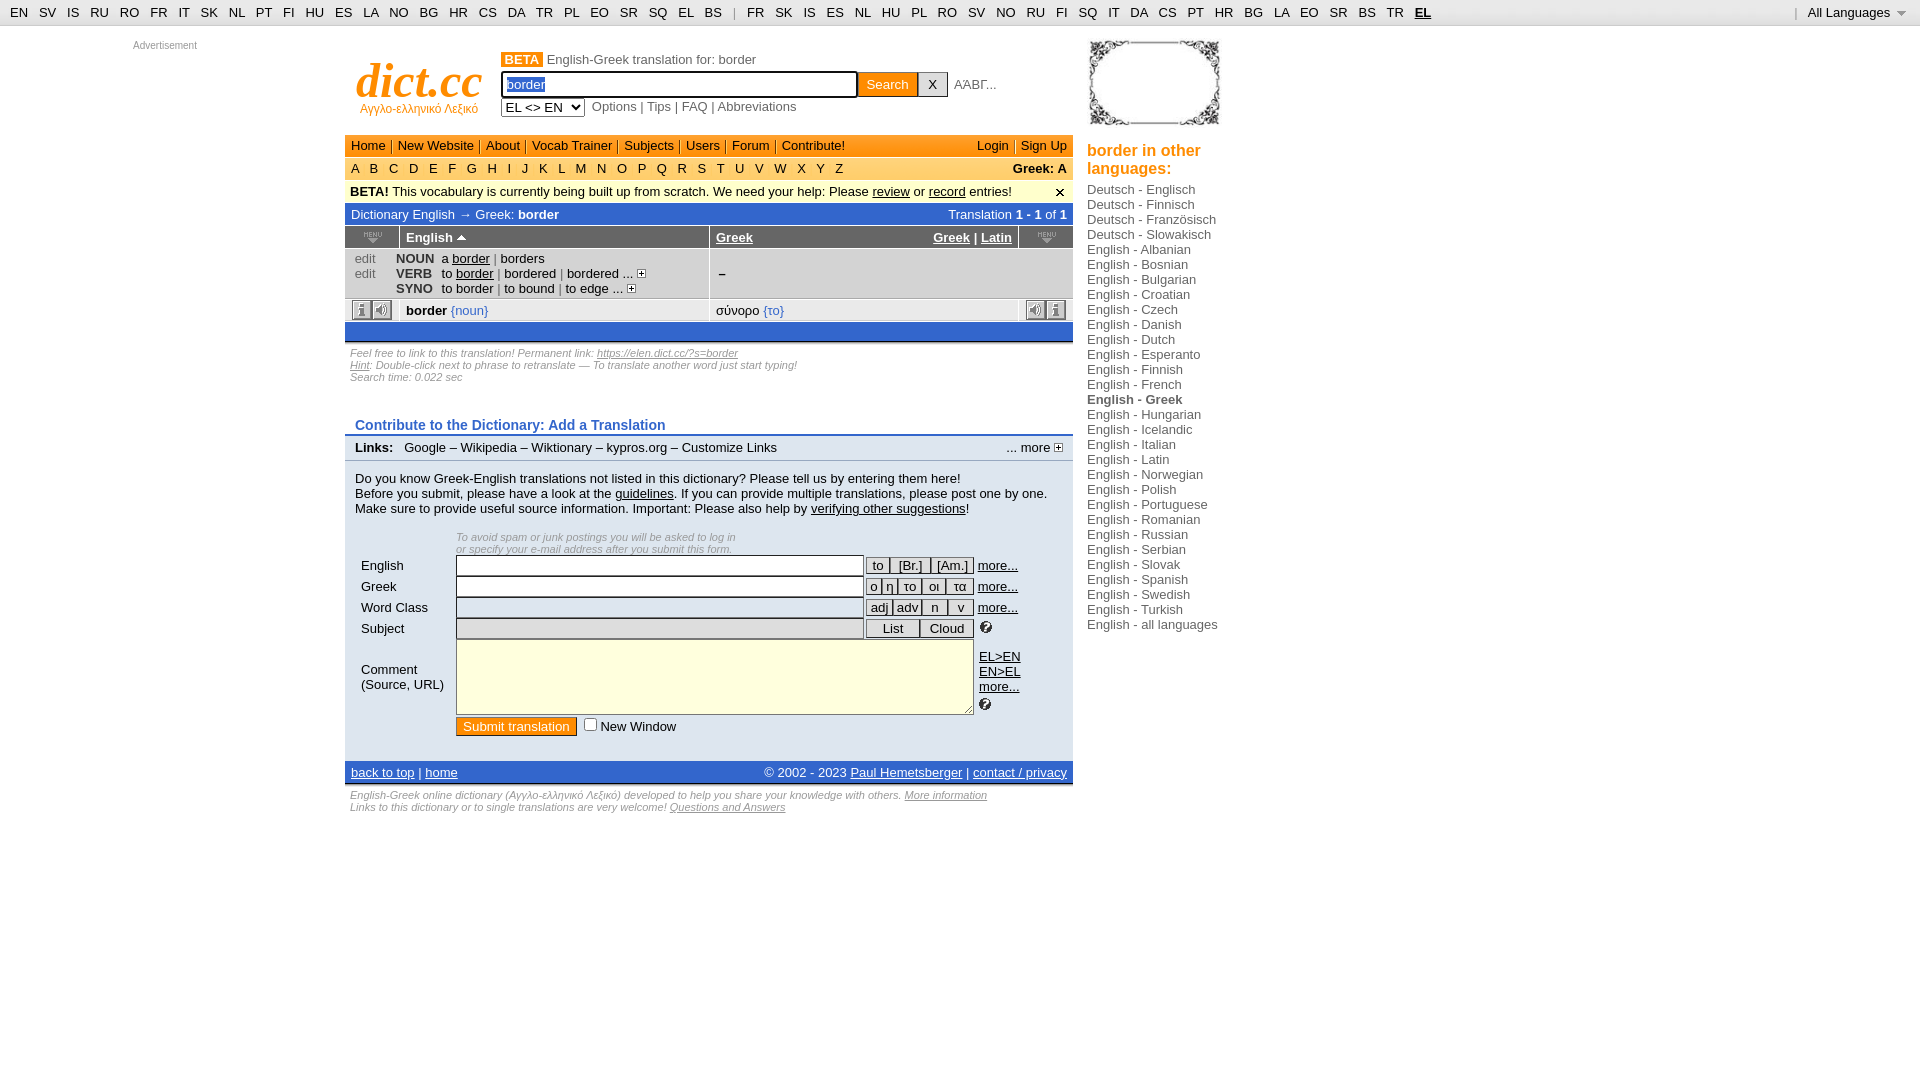 The image size is (1920, 1080). What do you see at coordinates (370, 12) in the screenshot?
I see `'LA'` at bounding box center [370, 12].